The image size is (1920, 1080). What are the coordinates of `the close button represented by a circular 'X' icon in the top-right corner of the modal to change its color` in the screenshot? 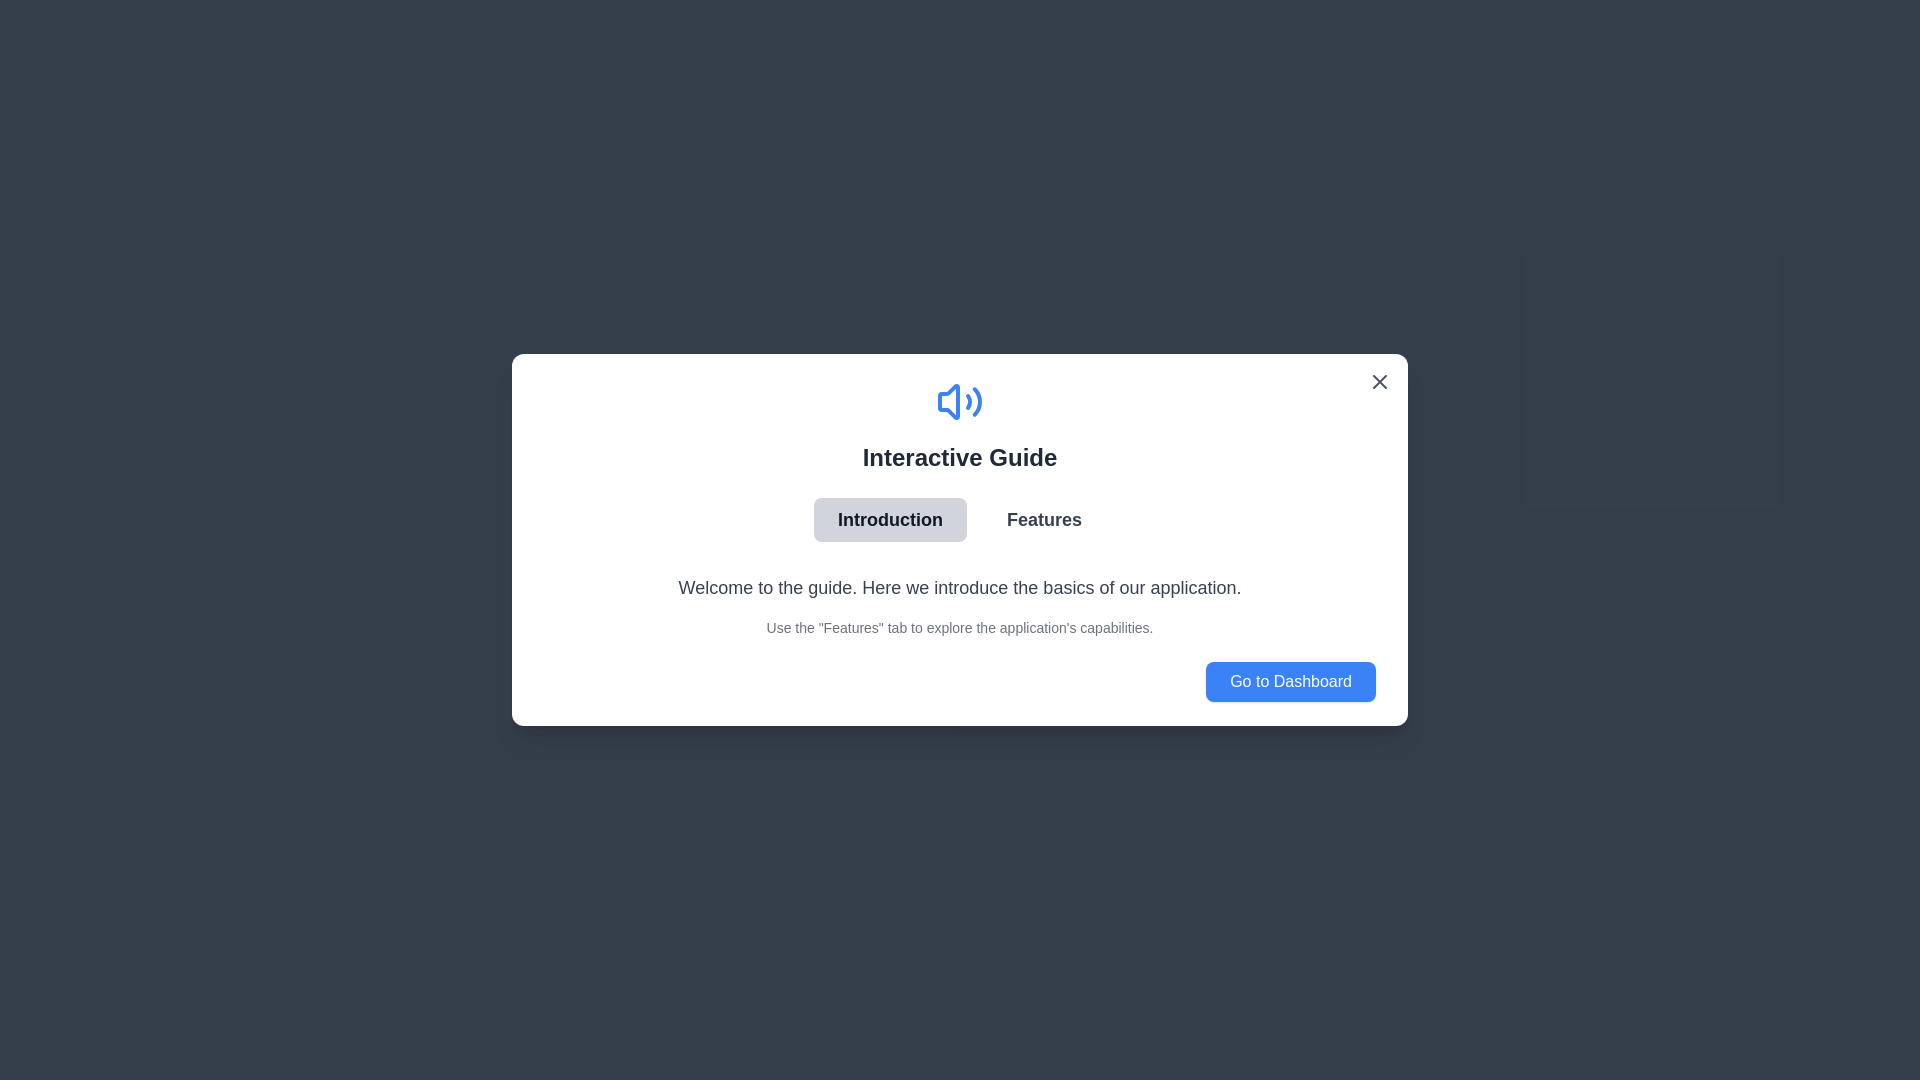 It's located at (1379, 381).